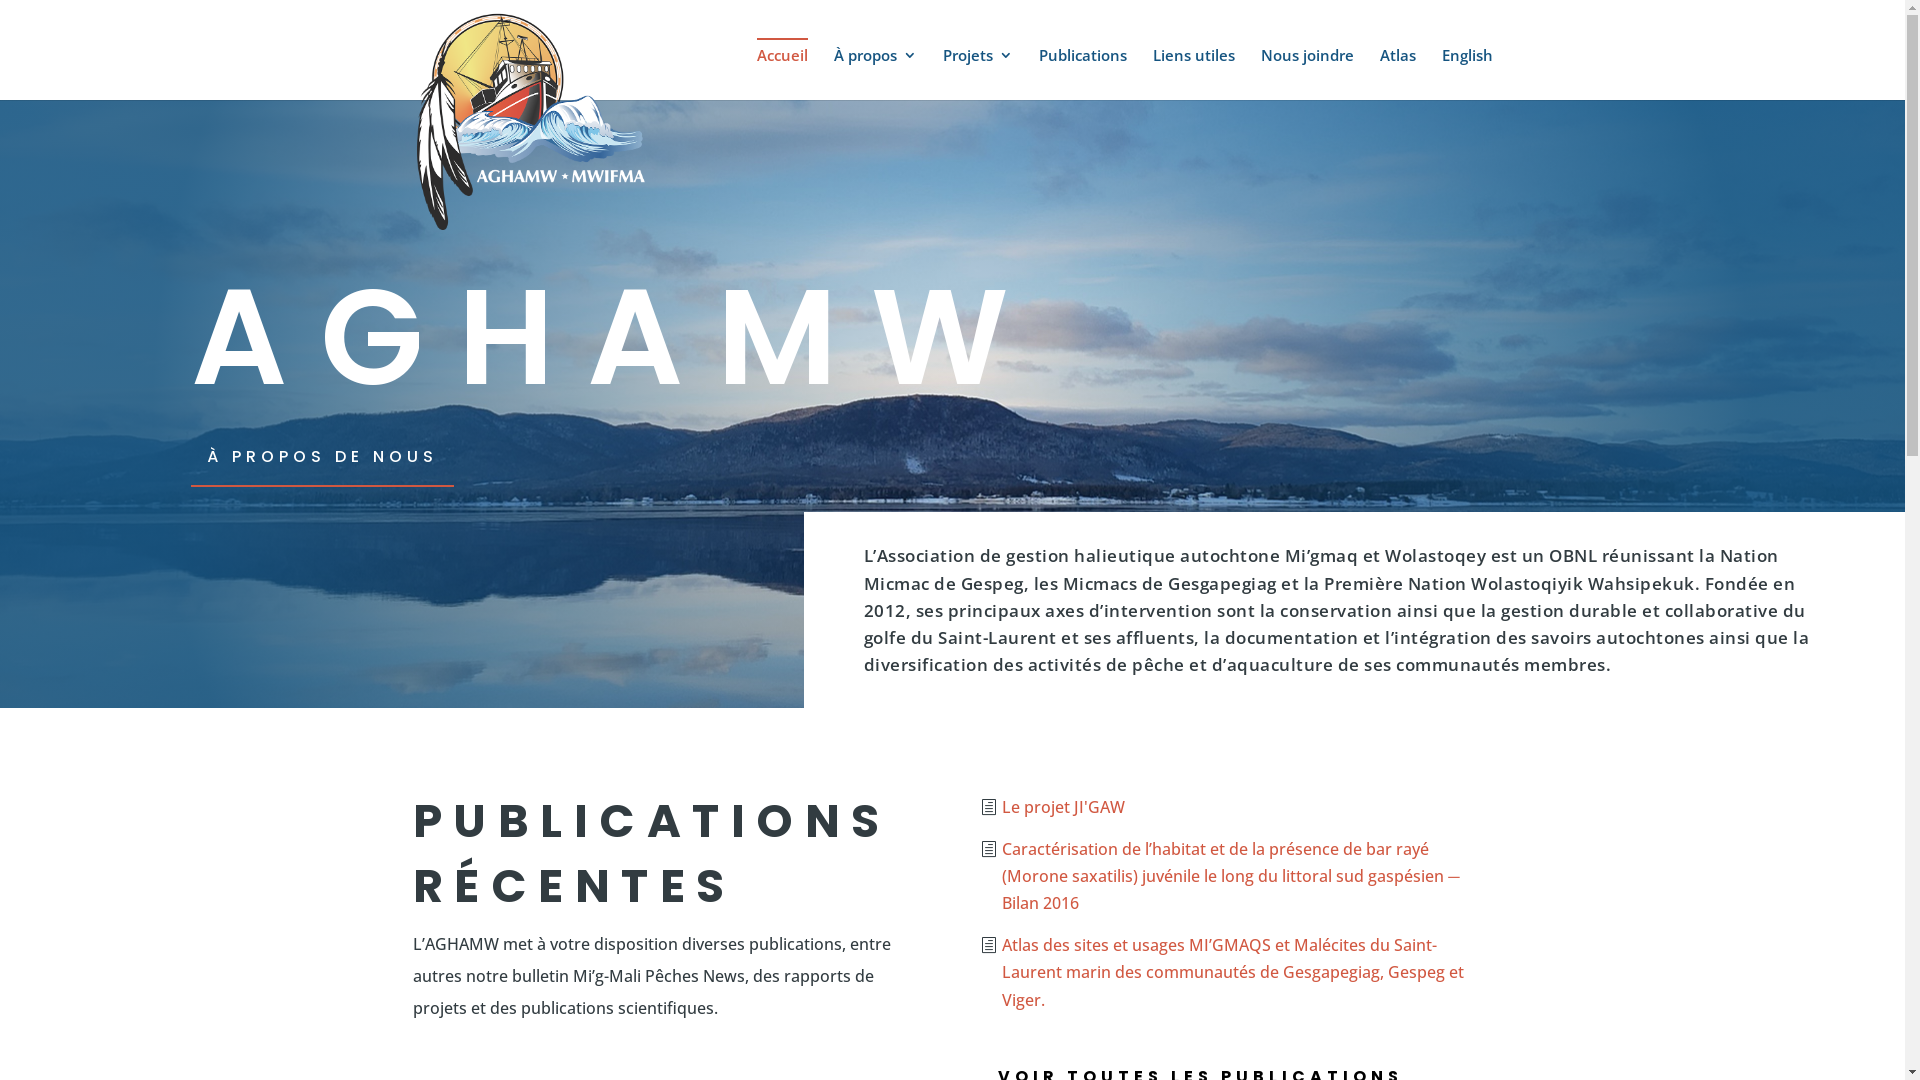 The height and width of the screenshot is (1080, 1920). Describe the element at coordinates (1306, 72) in the screenshot. I see `'Nous joindre'` at that location.